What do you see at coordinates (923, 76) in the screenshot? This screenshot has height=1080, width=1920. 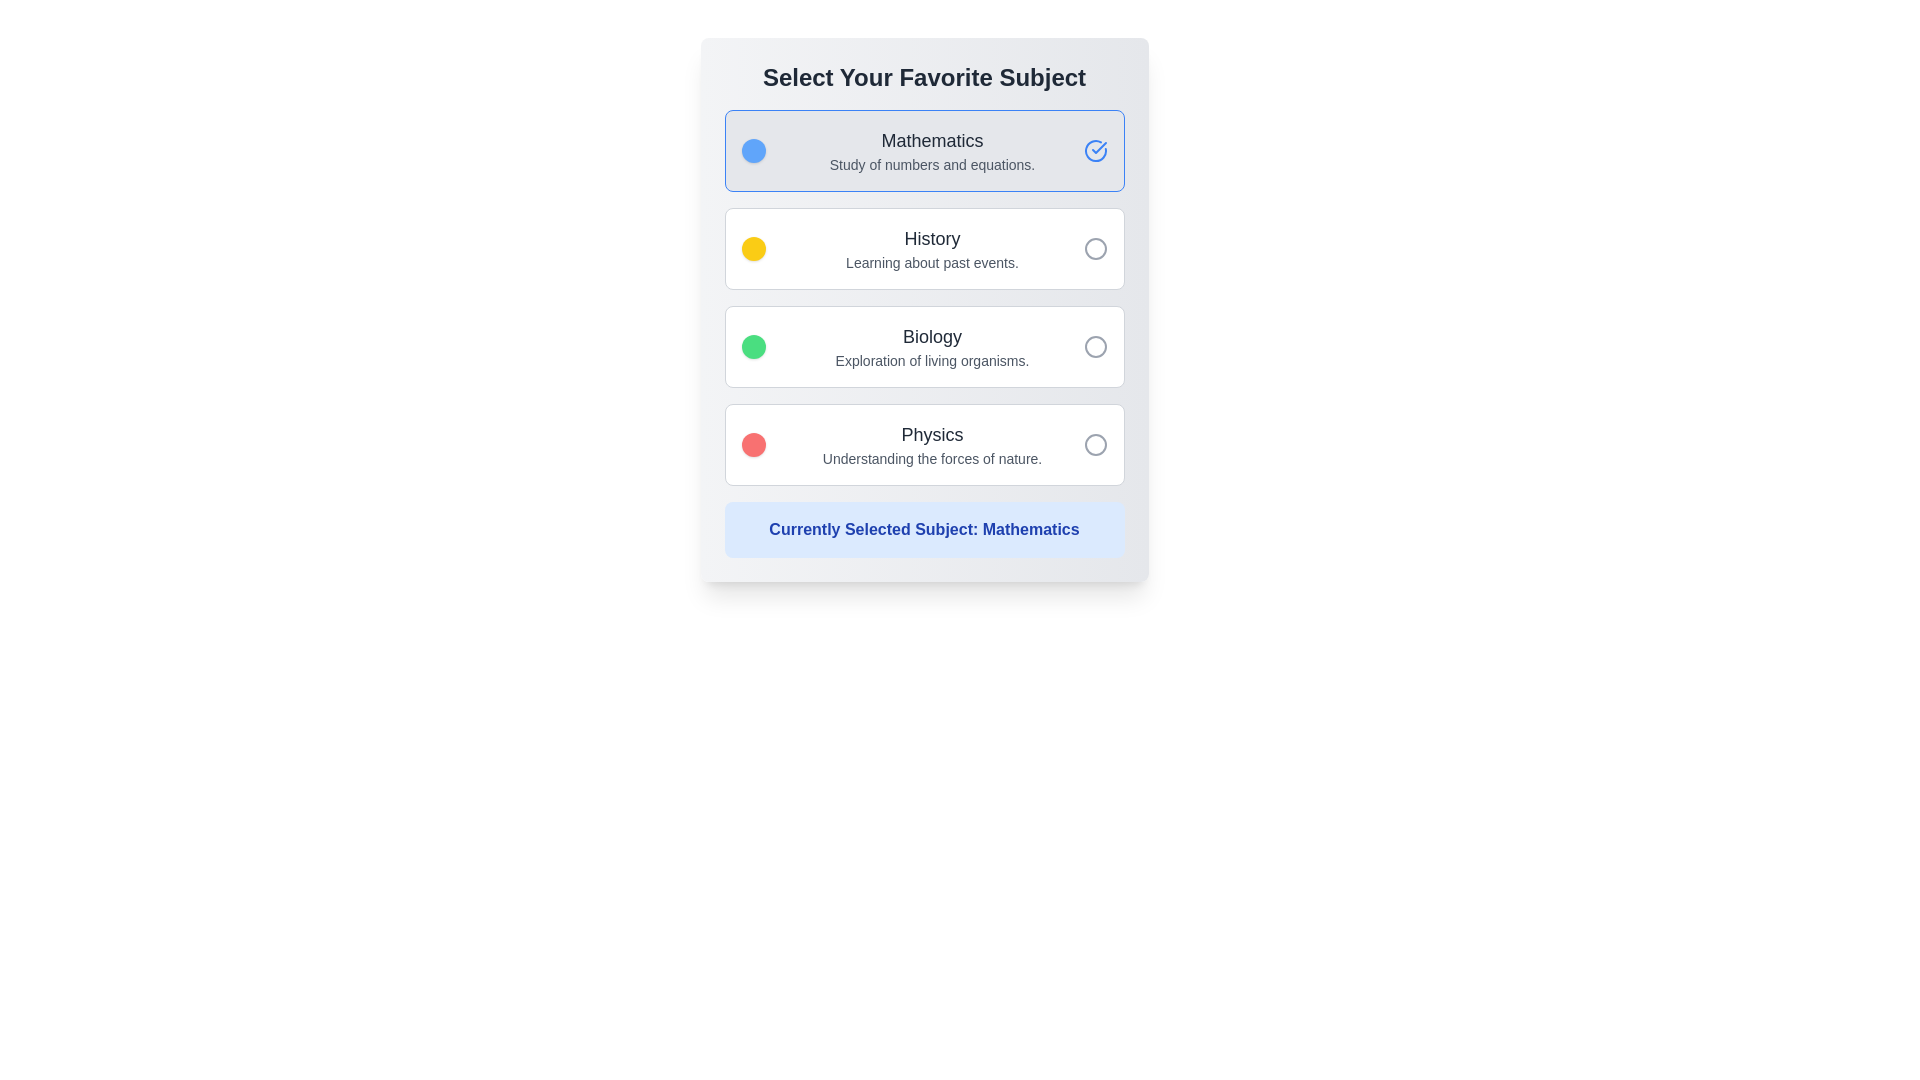 I see `the static text element that serves as the title for selecting a favorite subject, located at the top of the selection interface` at bounding box center [923, 76].